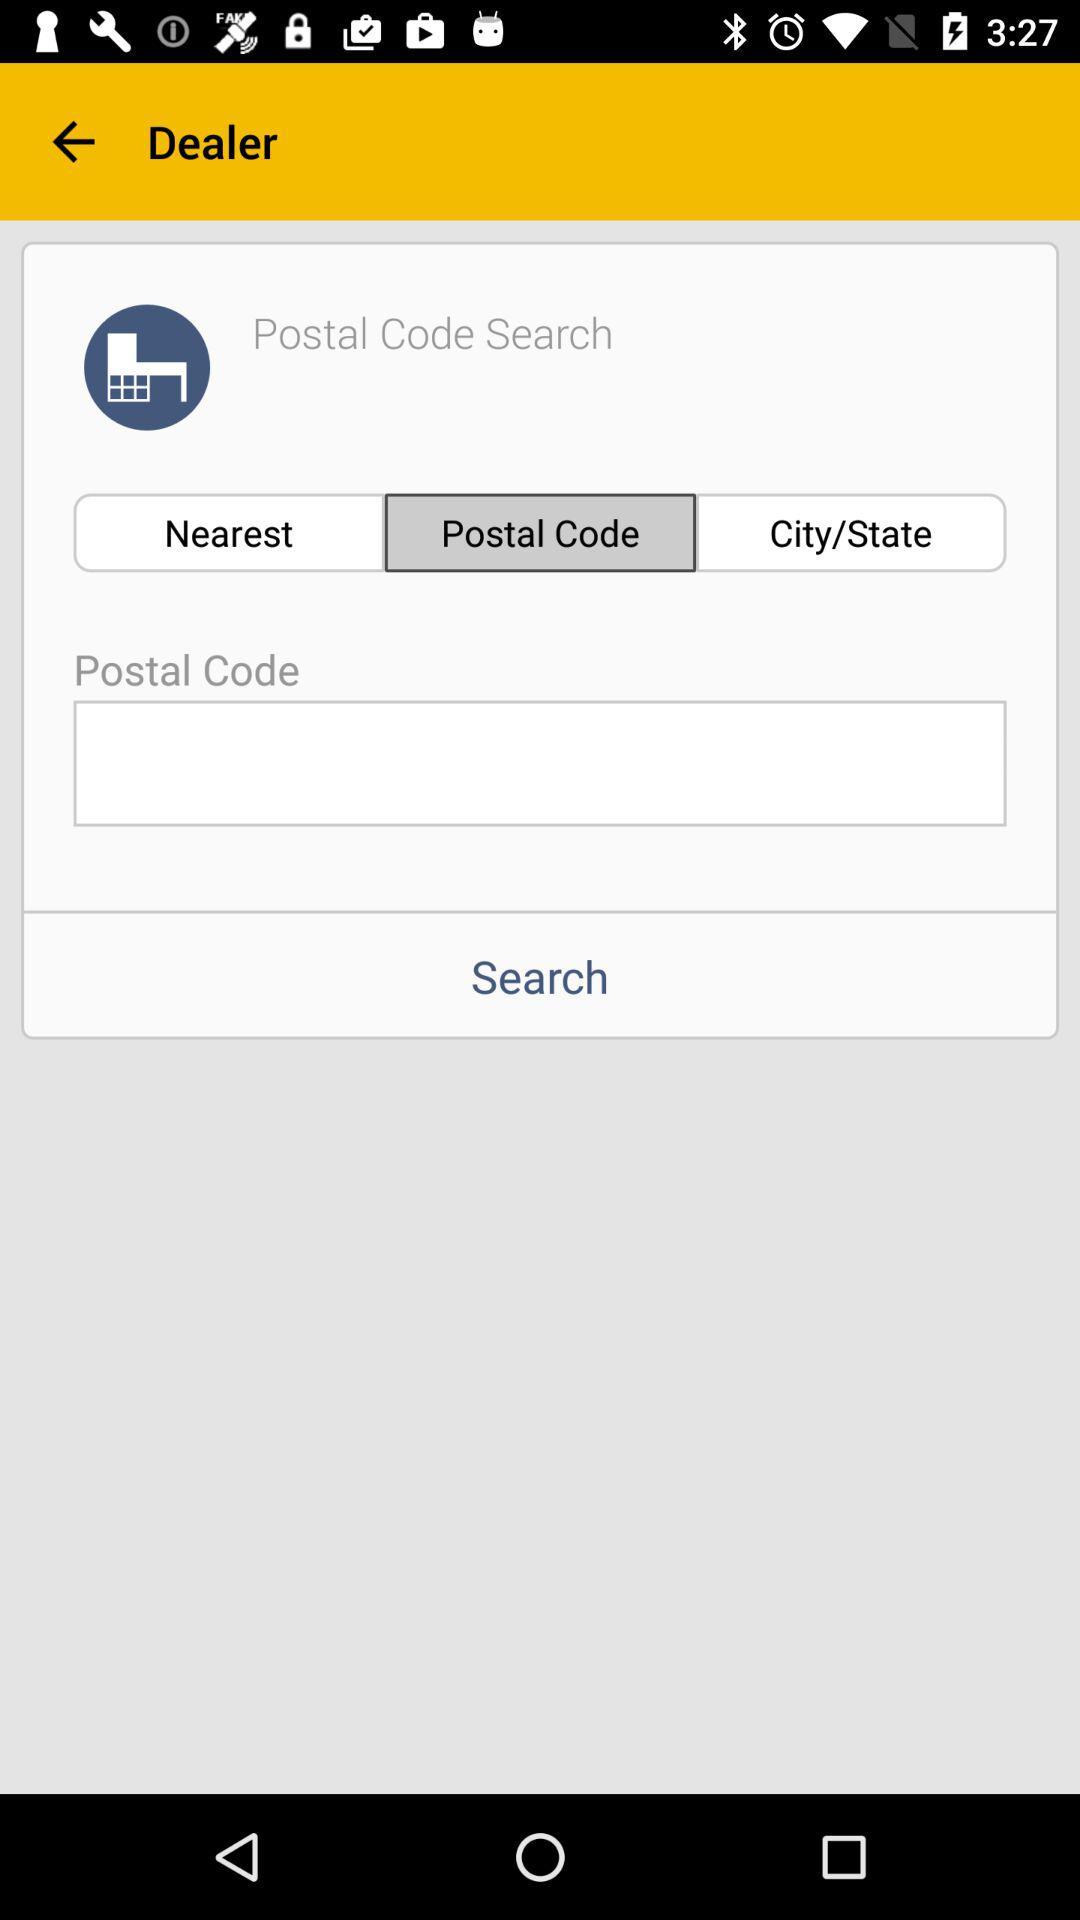 The image size is (1080, 1920). Describe the element at coordinates (228, 532) in the screenshot. I see `the nearest icon` at that location.